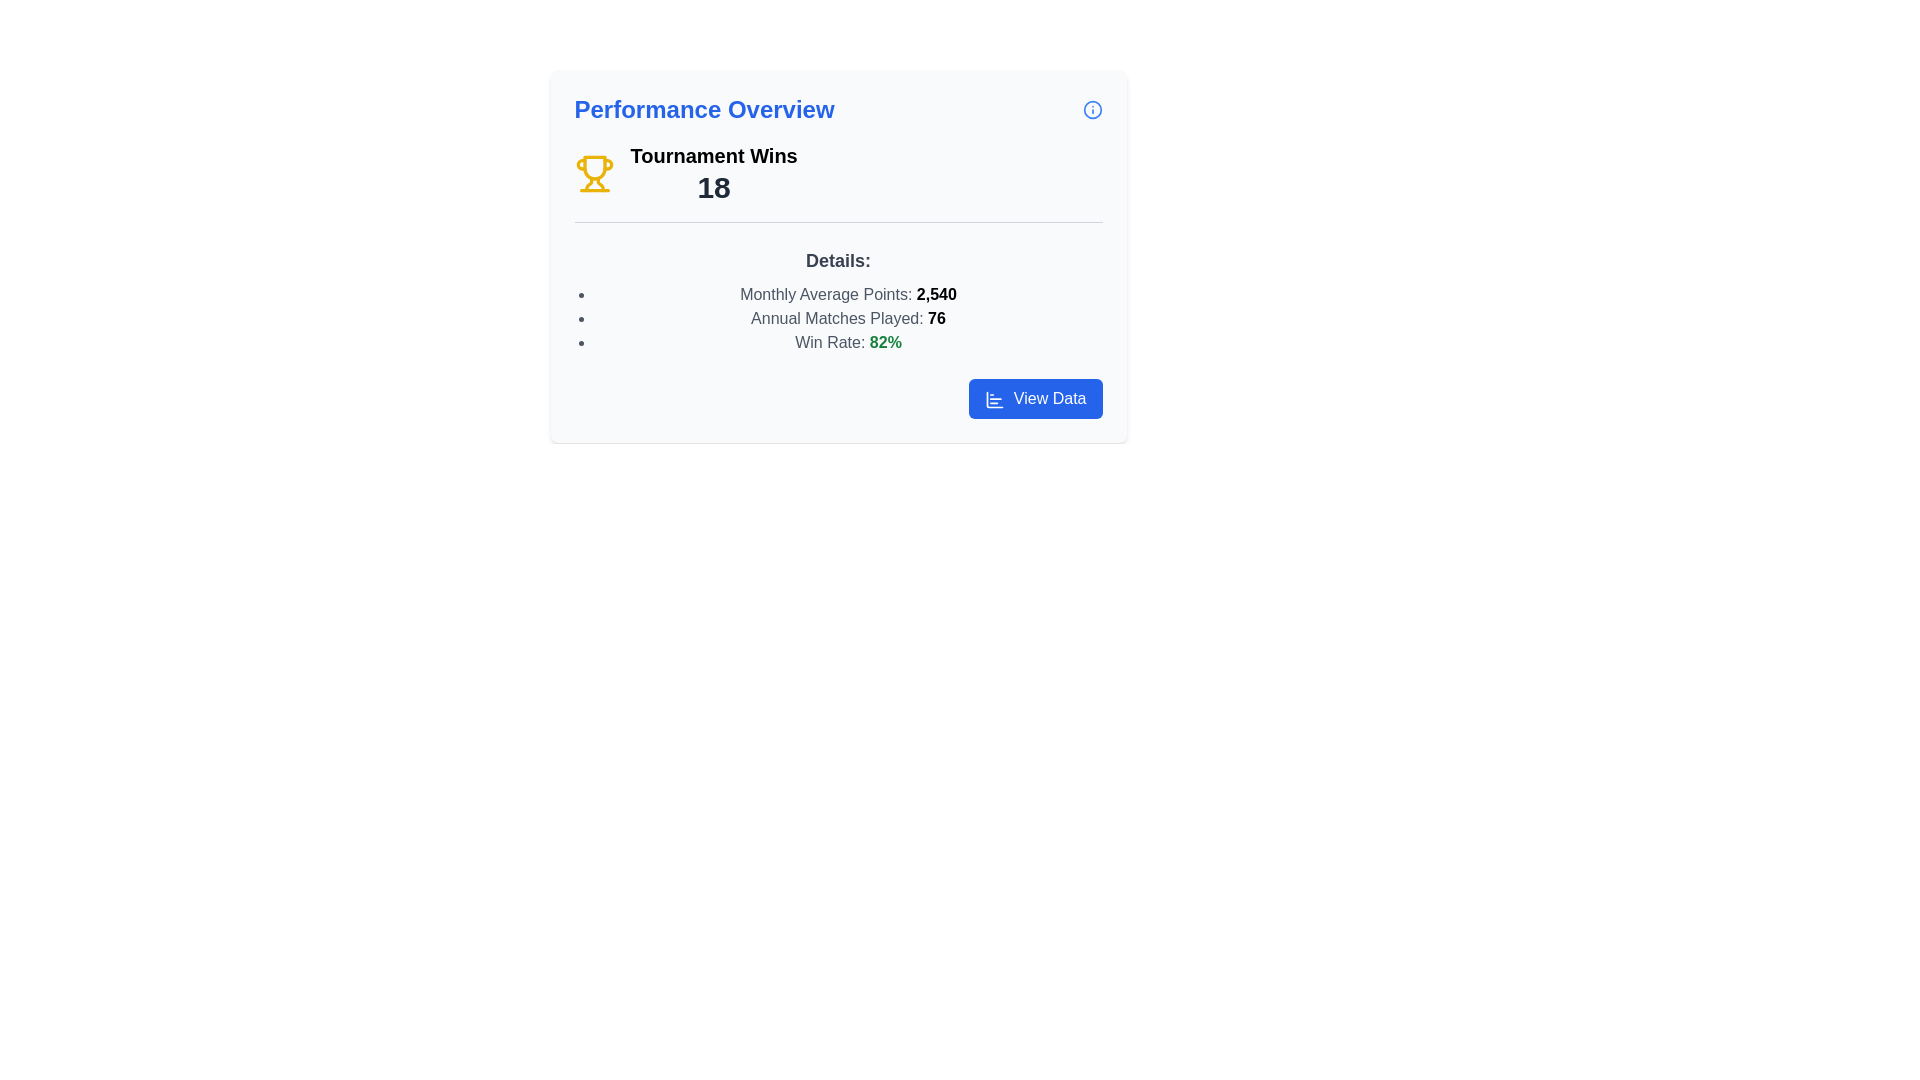  I want to click on the text display element showing '82%' in green bold font, located under the 'Win Rate:' label within the 'Performance Overview' card, so click(884, 341).